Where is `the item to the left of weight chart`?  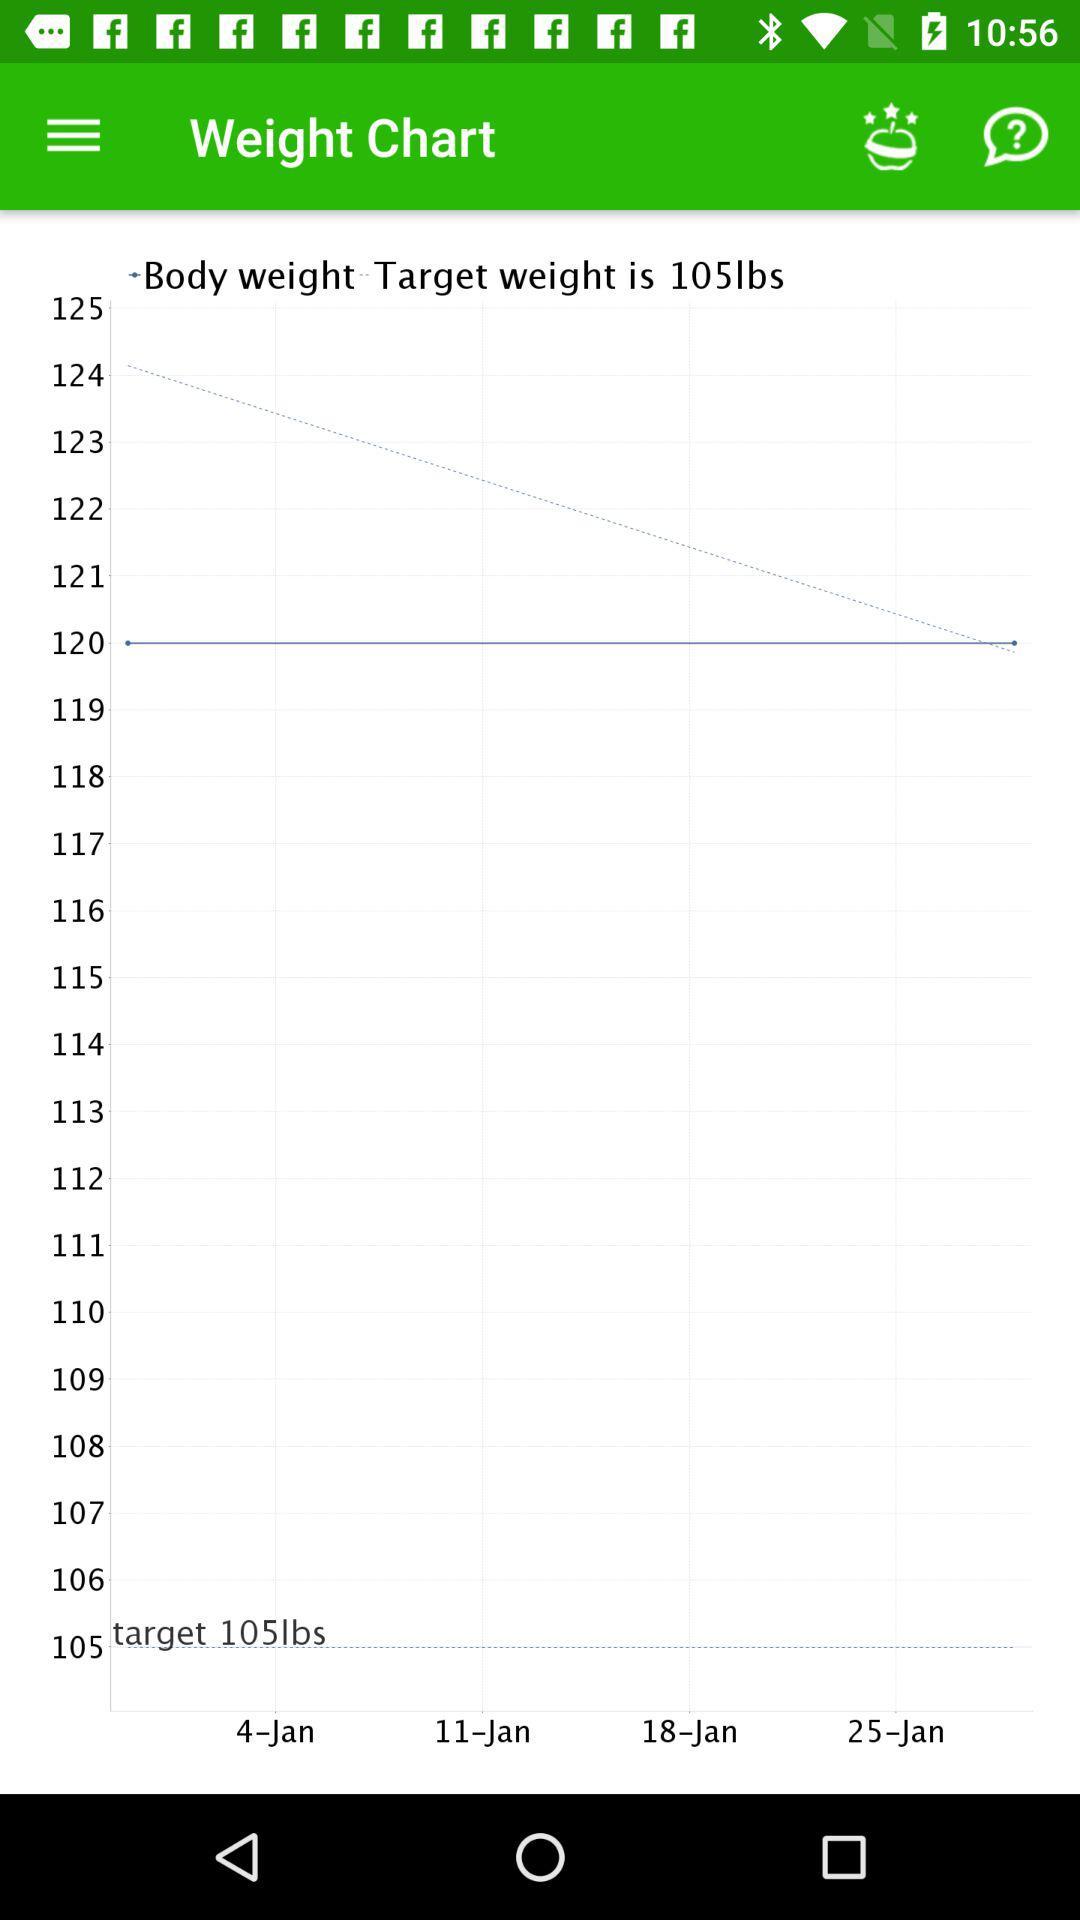 the item to the left of weight chart is located at coordinates (72, 135).